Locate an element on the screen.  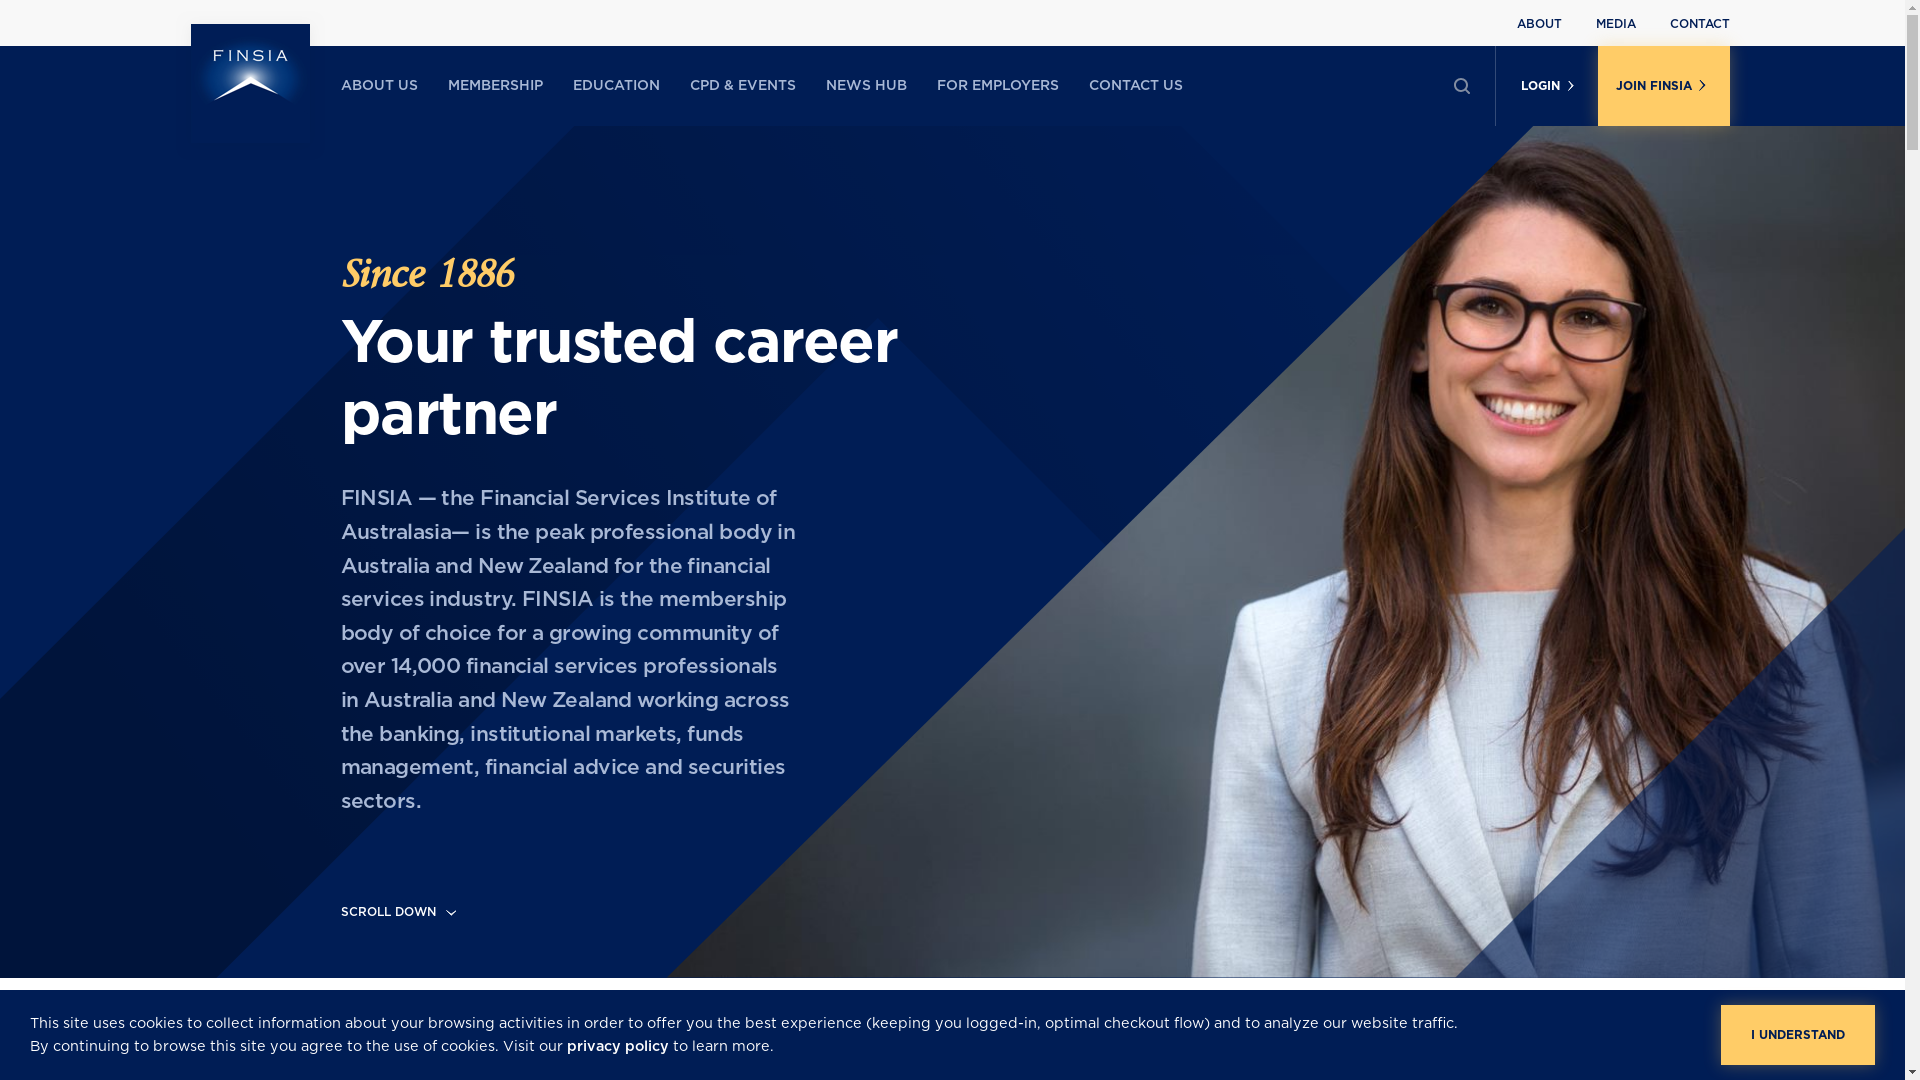
'JOIN FINSIA' is located at coordinates (1664, 84).